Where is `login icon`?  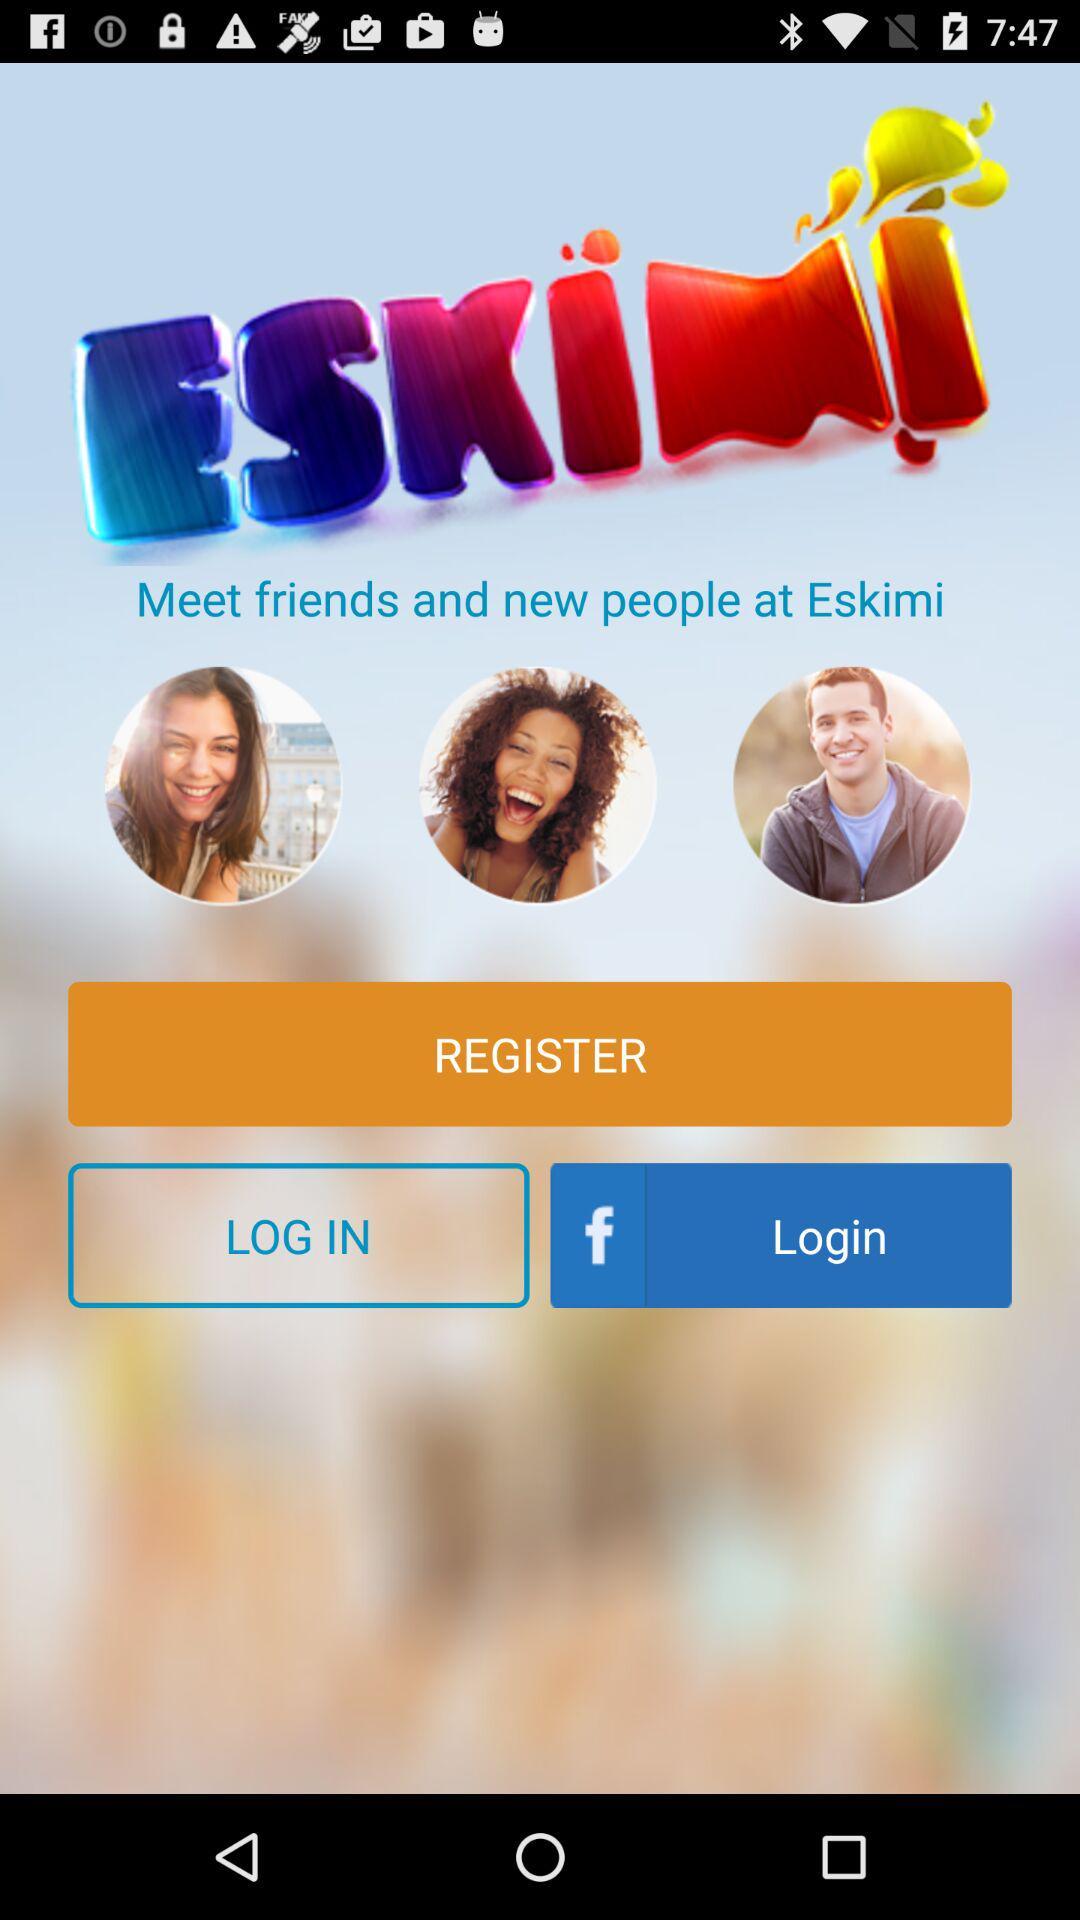 login icon is located at coordinates (780, 1234).